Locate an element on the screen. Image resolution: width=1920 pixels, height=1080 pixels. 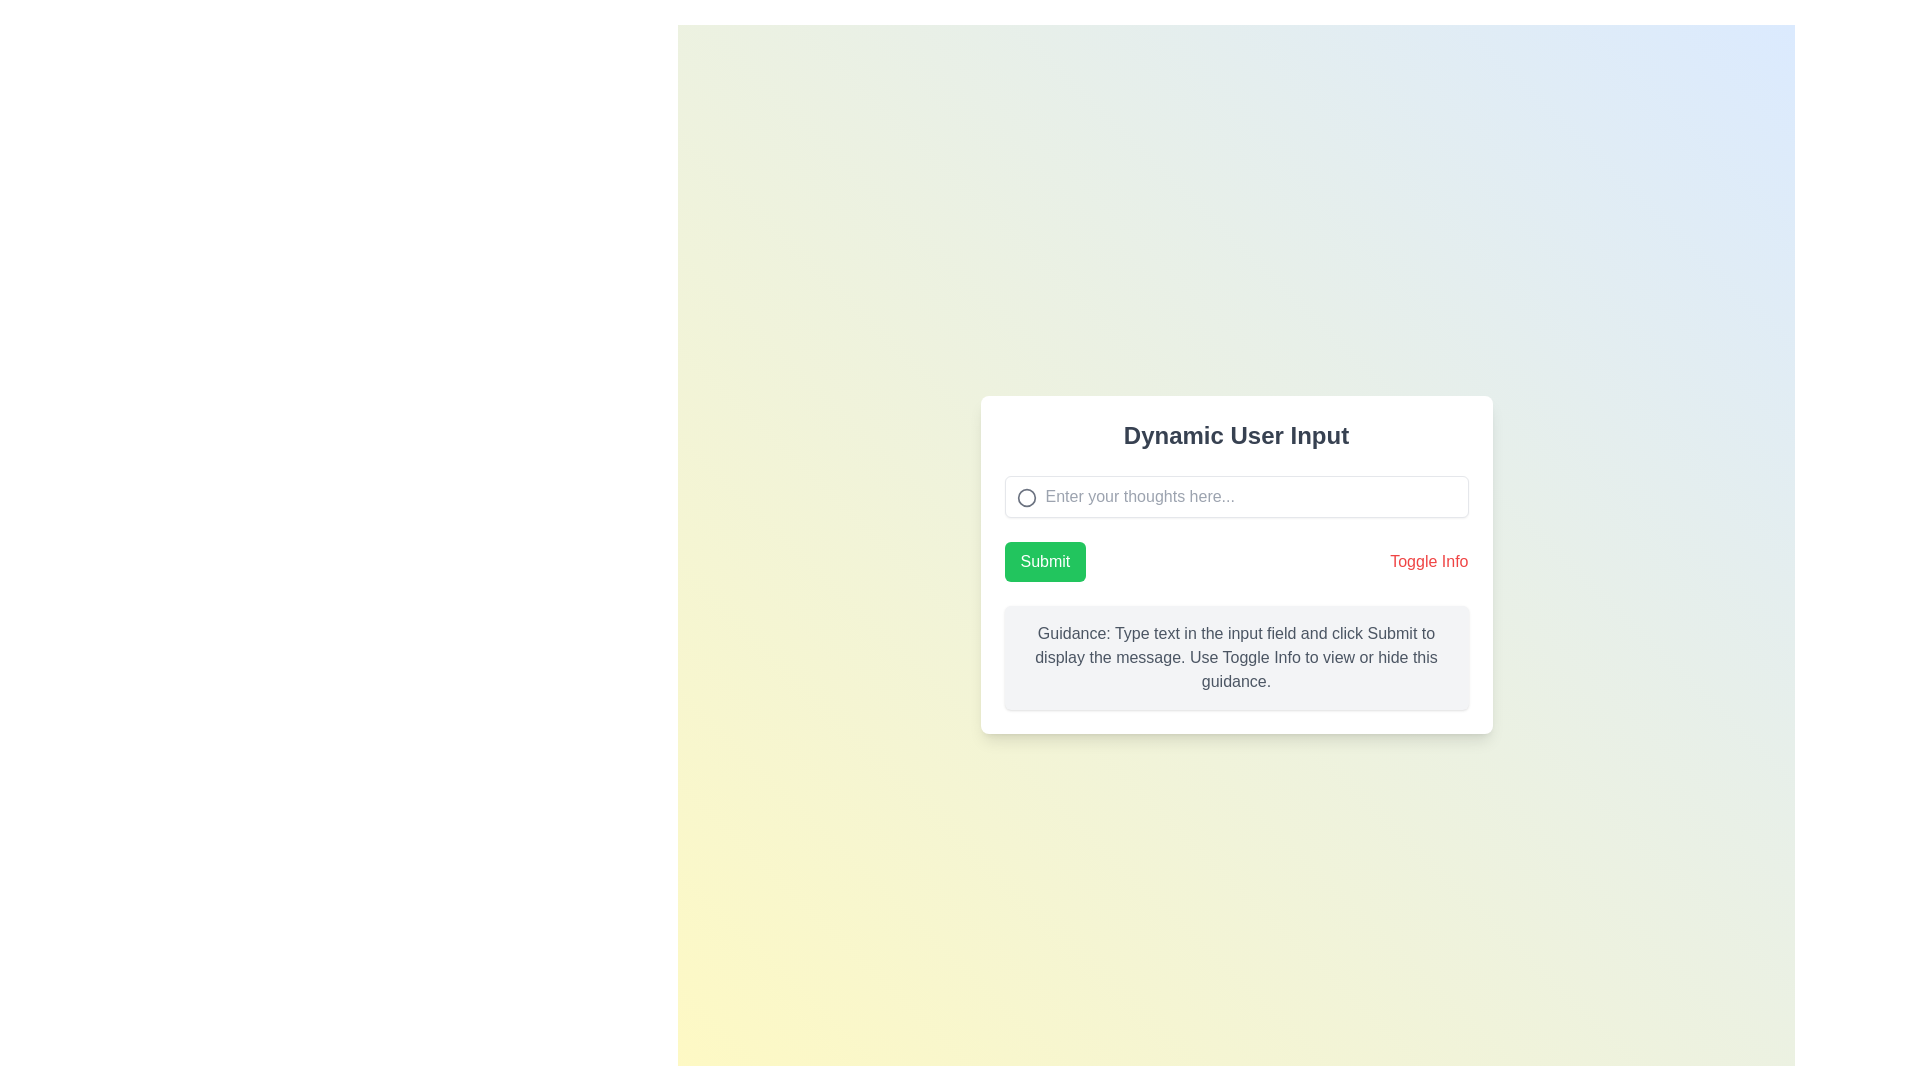
the circular gray outlined icon with a white interior located at the top-left corner of the text input area labeled 'Enter your thoughts here...' is located at coordinates (1026, 496).